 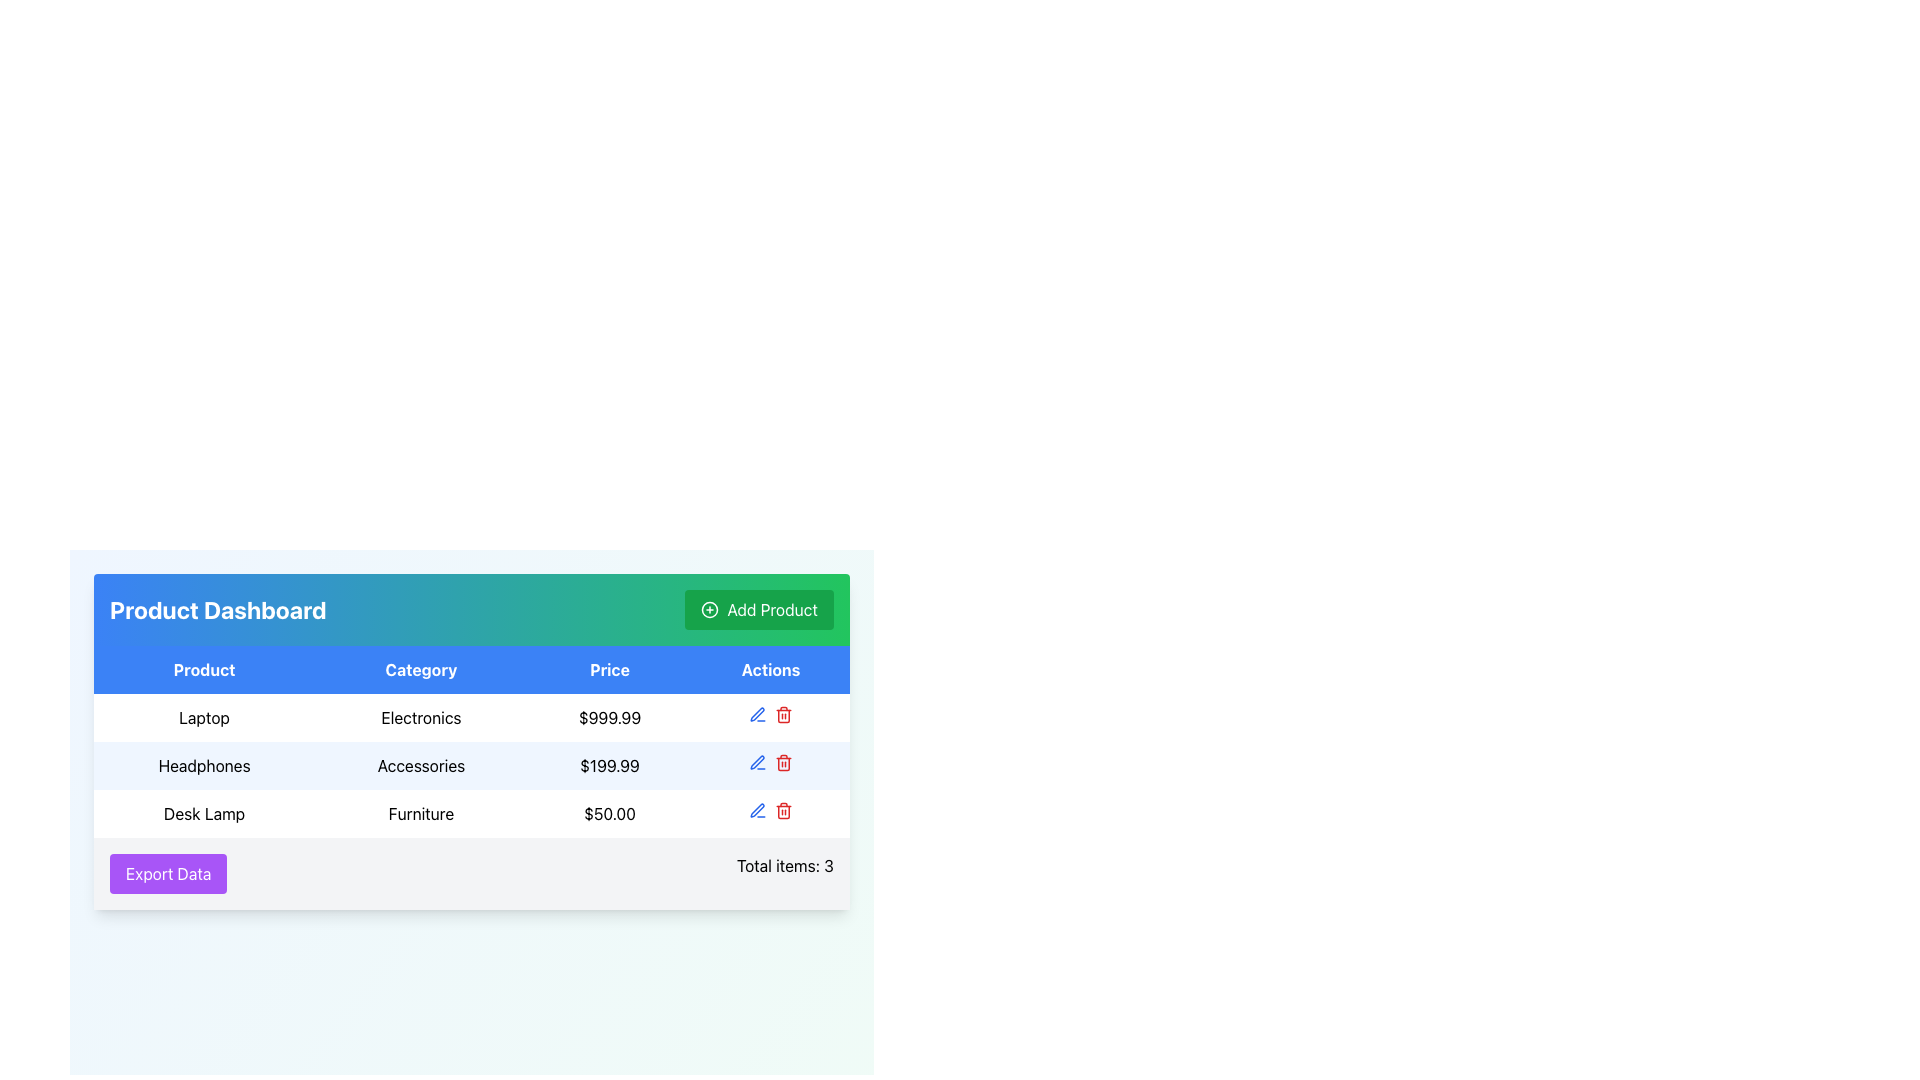 I want to click on the 'Category' column header label in the data table to sort the column, so click(x=420, y=670).